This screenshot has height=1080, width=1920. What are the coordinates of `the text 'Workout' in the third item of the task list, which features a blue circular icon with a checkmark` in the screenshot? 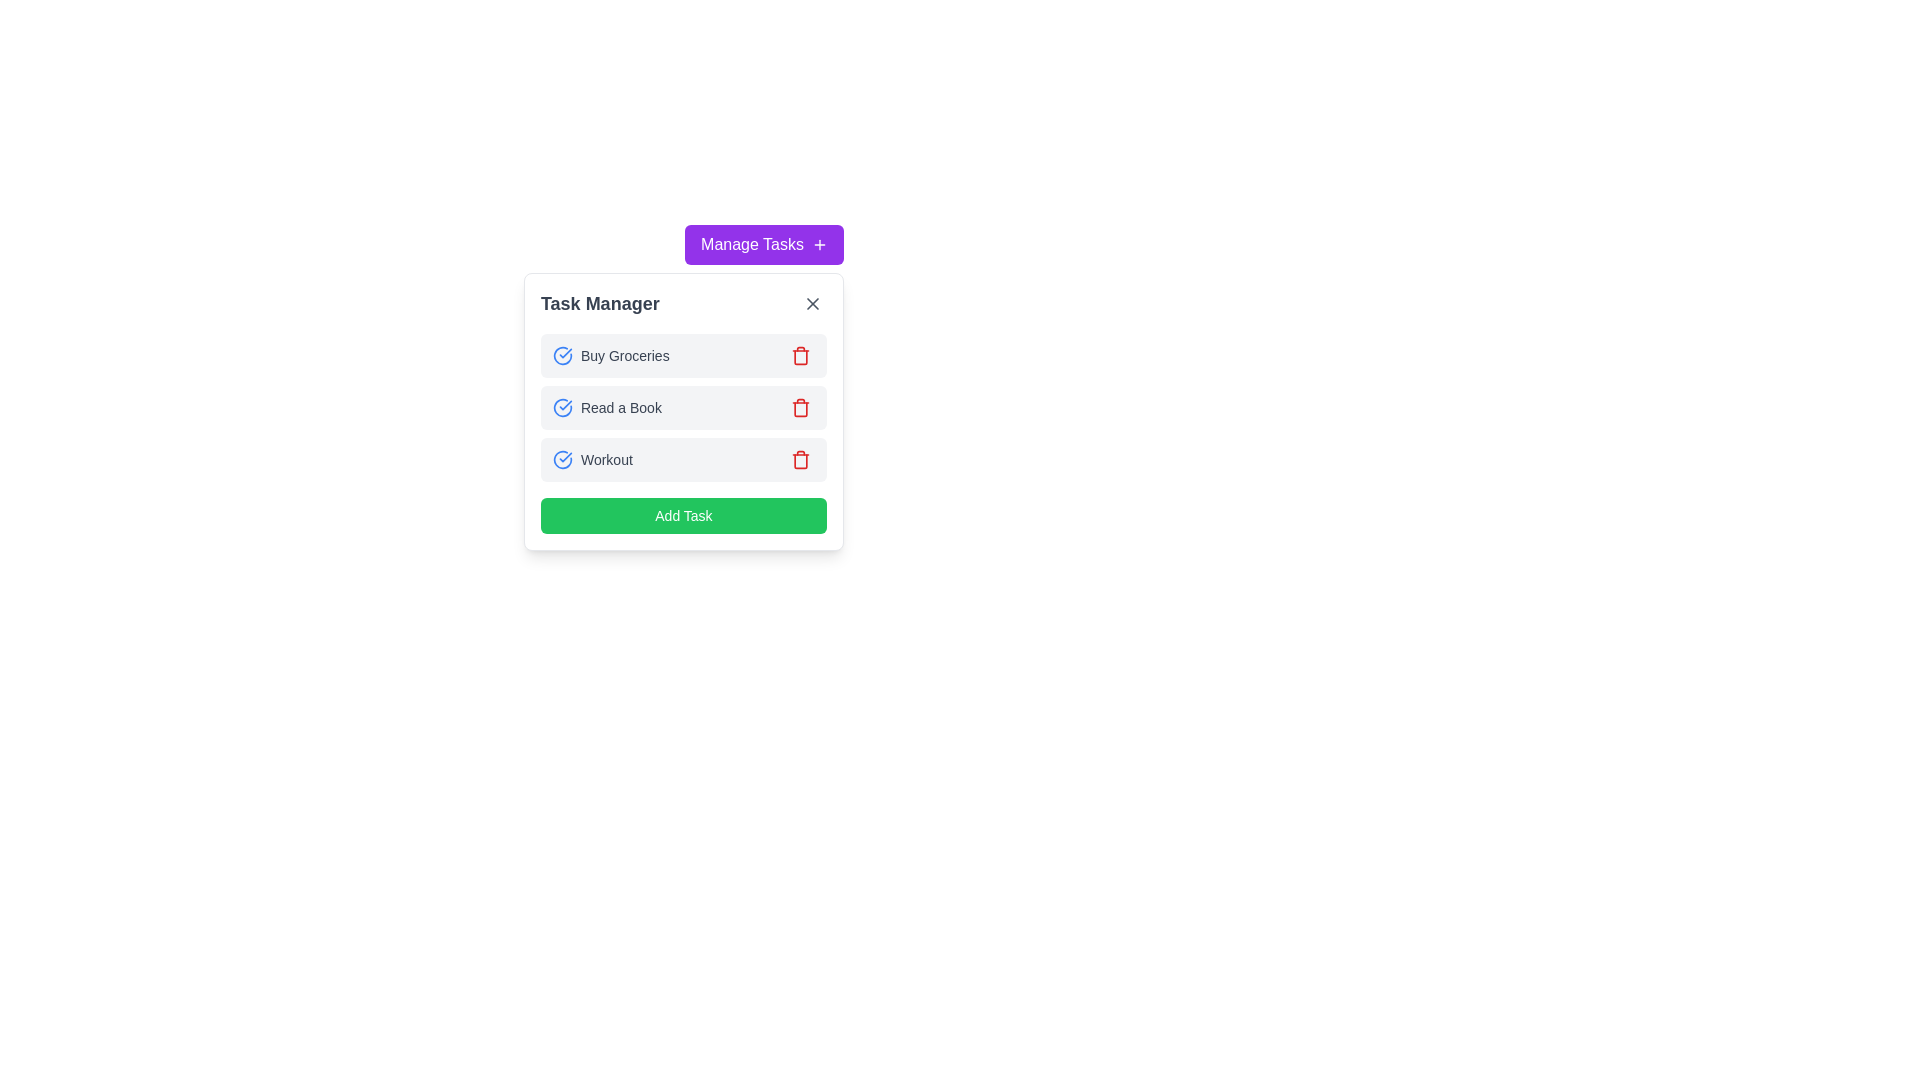 It's located at (591, 459).